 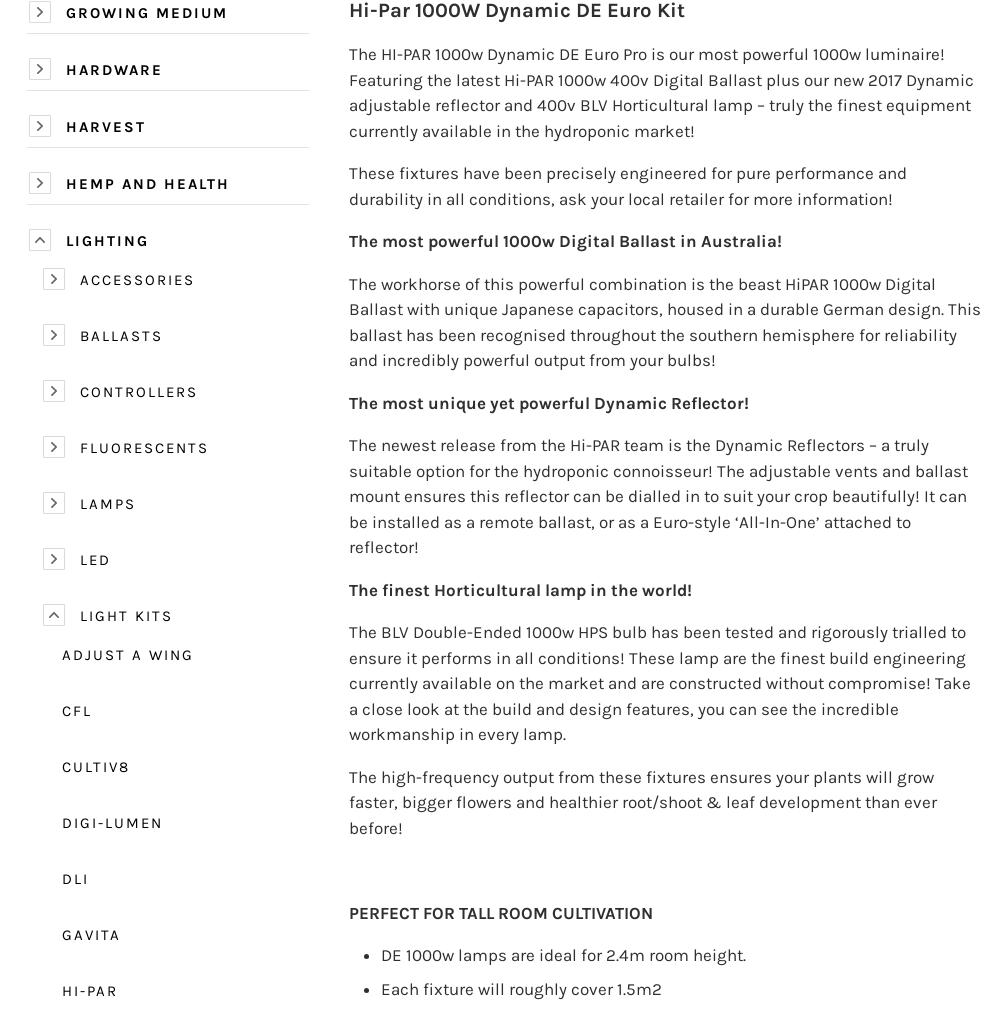 I want to click on 'The high-frequency output from these fixtures ensures your plants will grow faster, bigger flowers and healthier root/shoot & leaf development than ever before!', so click(x=643, y=800).